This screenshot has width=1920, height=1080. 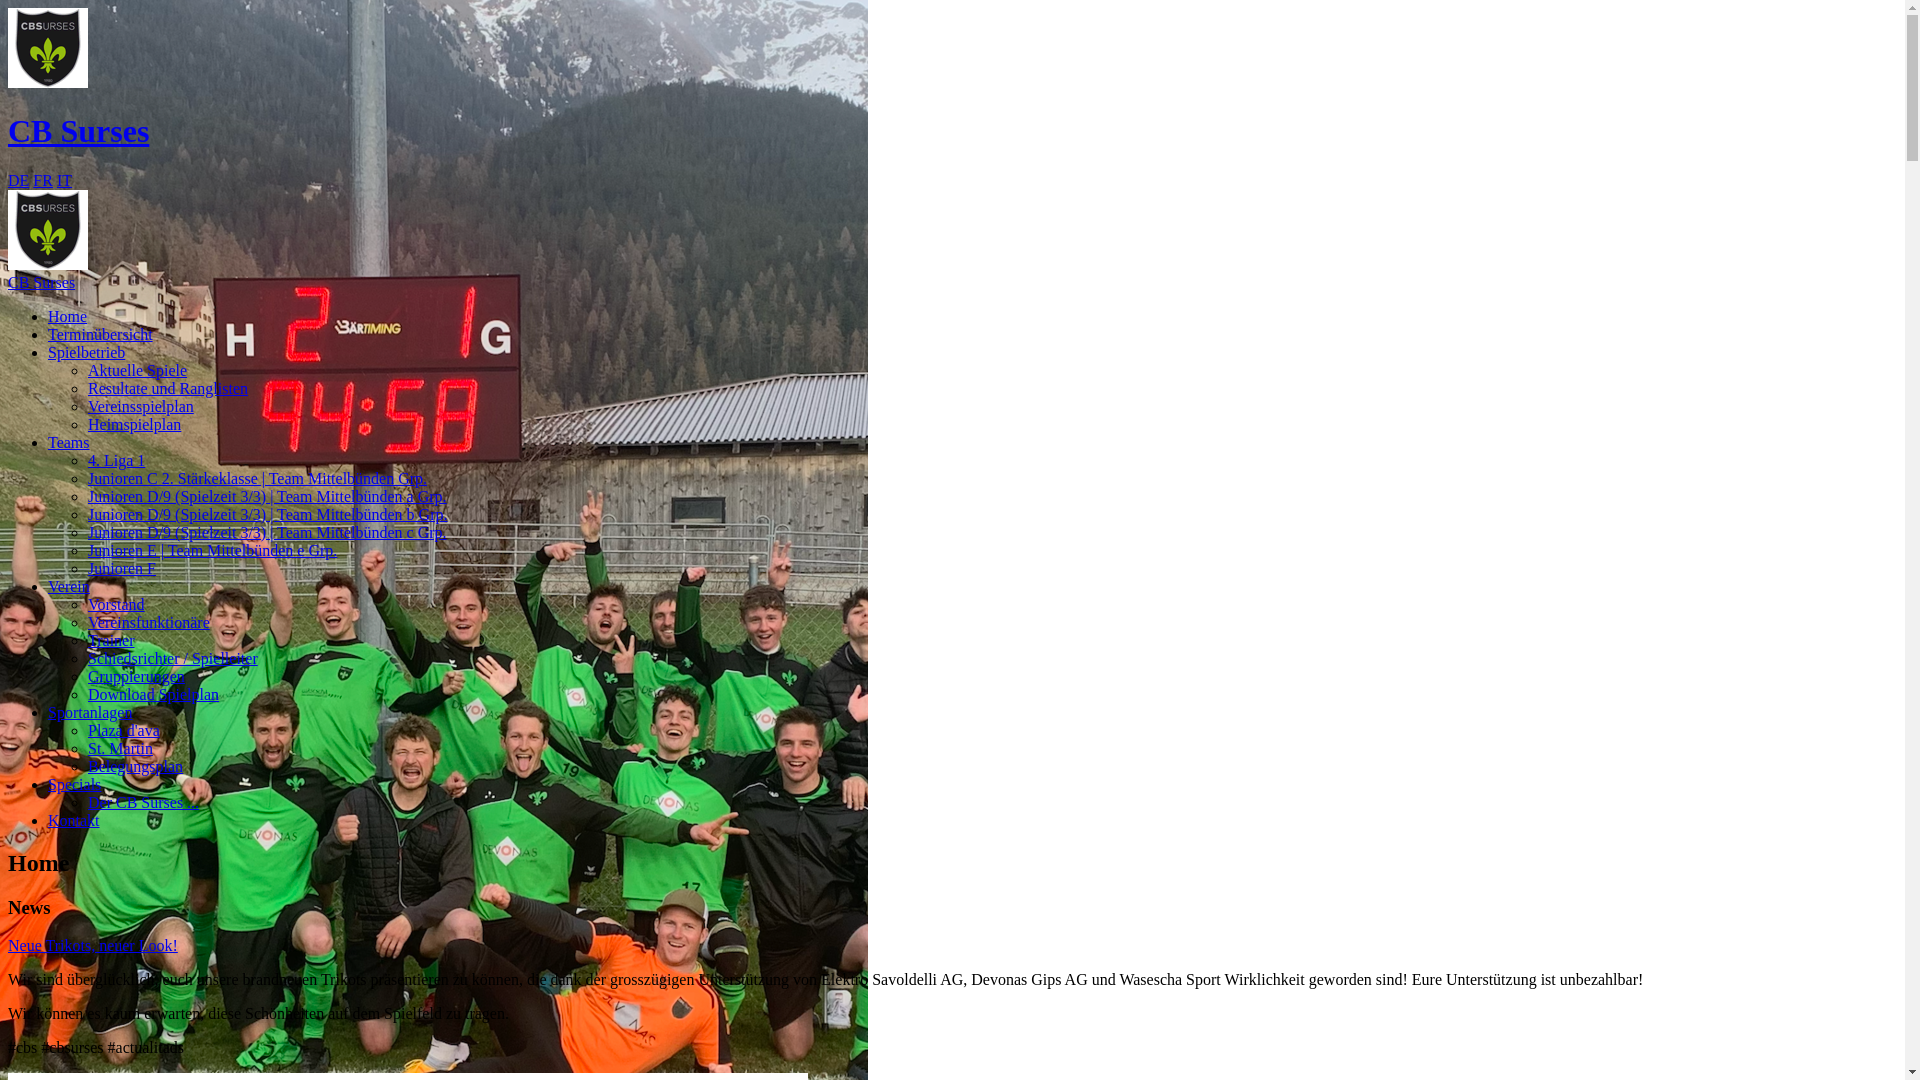 What do you see at coordinates (74, 783) in the screenshot?
I see `'Specials'` at bounding box center [74, 783].